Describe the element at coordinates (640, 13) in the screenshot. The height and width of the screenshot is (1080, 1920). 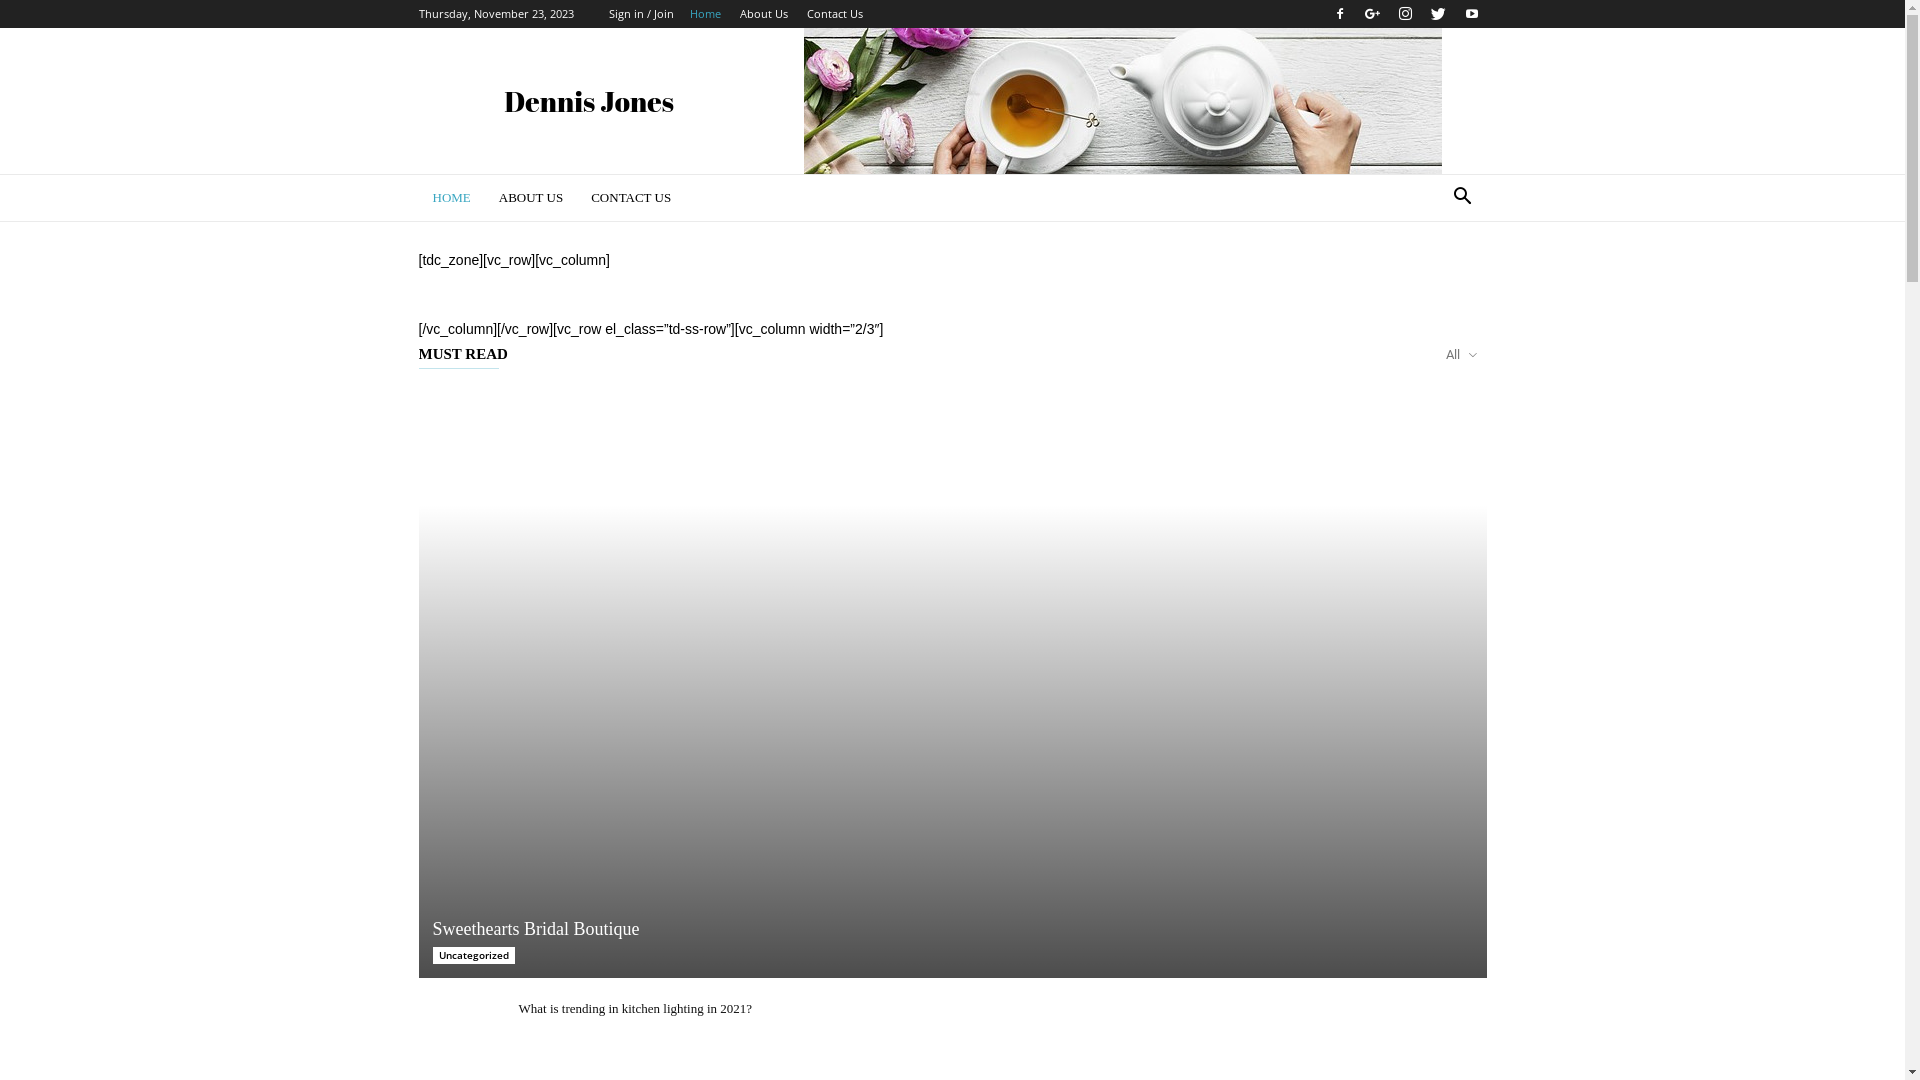
I see `'Sign in / Join'` at that location.